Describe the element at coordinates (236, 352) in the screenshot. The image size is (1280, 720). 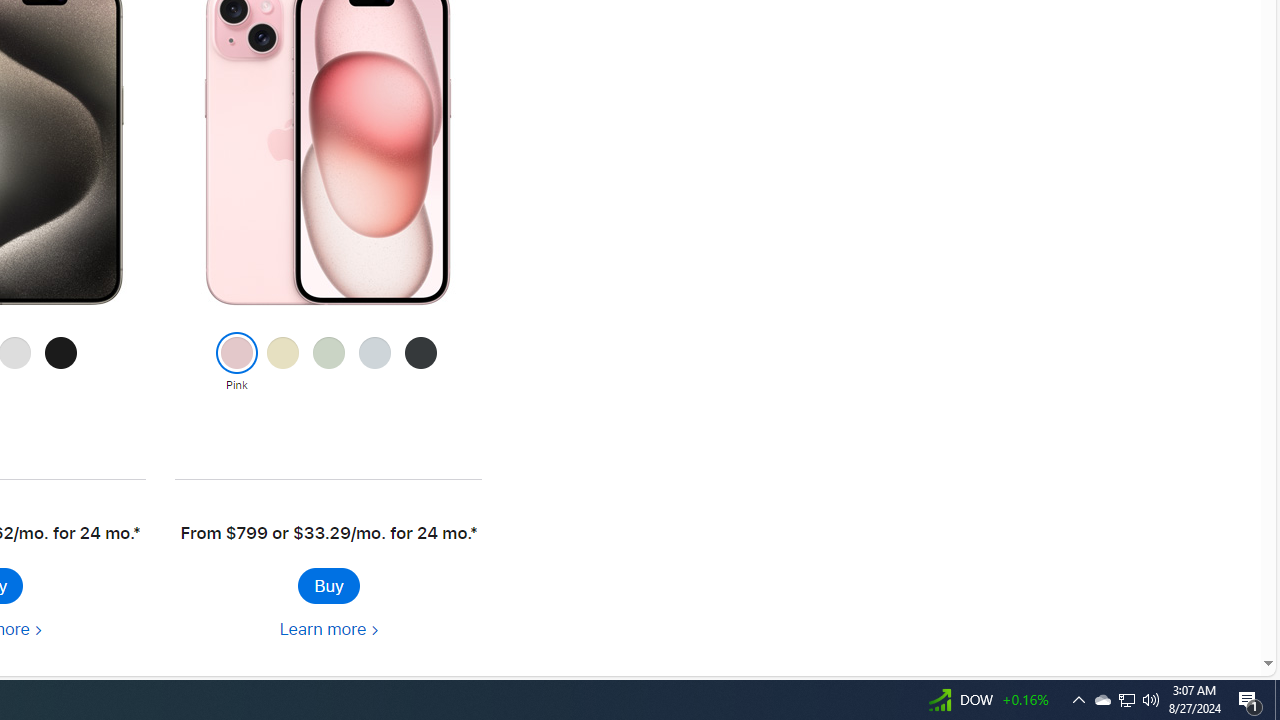
I see `'Class: colornav-link current'` at that location.